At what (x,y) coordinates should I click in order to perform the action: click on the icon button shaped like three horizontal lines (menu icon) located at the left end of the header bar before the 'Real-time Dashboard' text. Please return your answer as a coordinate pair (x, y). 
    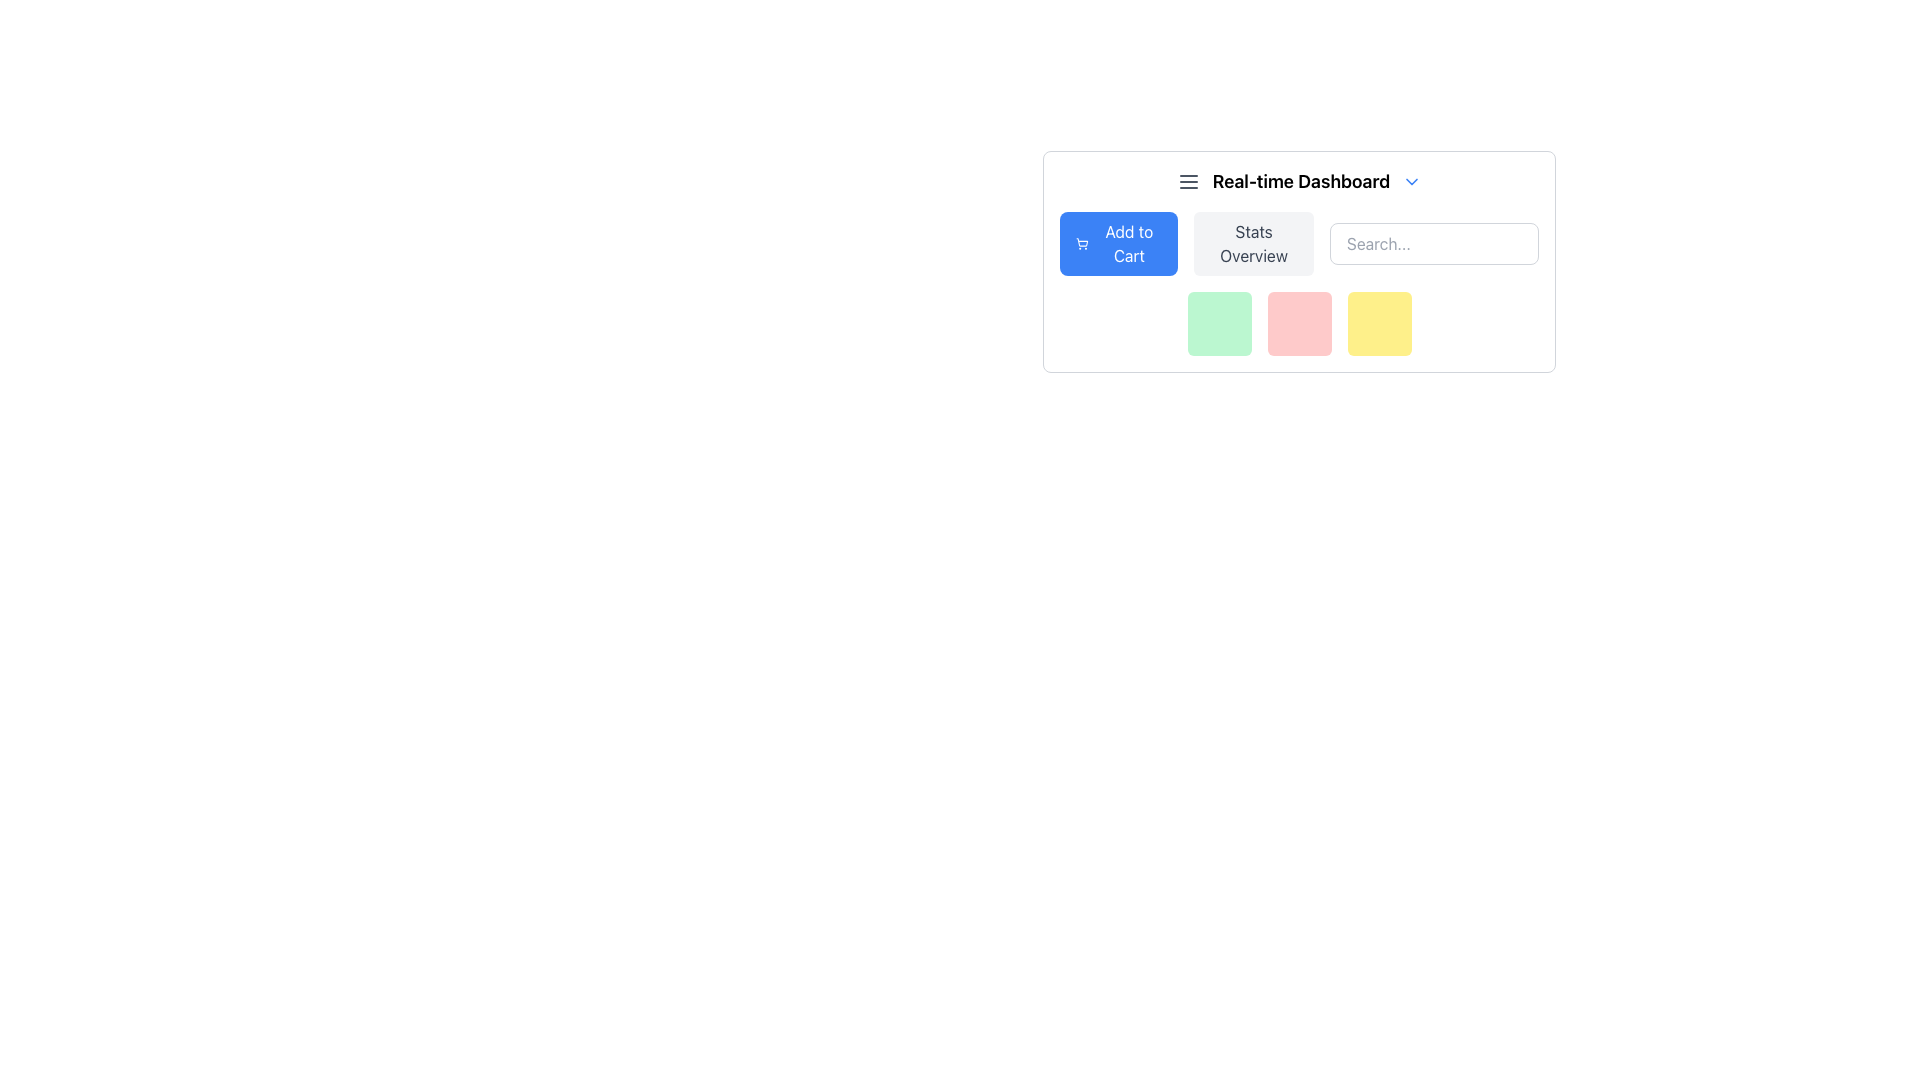
    Looking at the image, I should click on (1188, 181).